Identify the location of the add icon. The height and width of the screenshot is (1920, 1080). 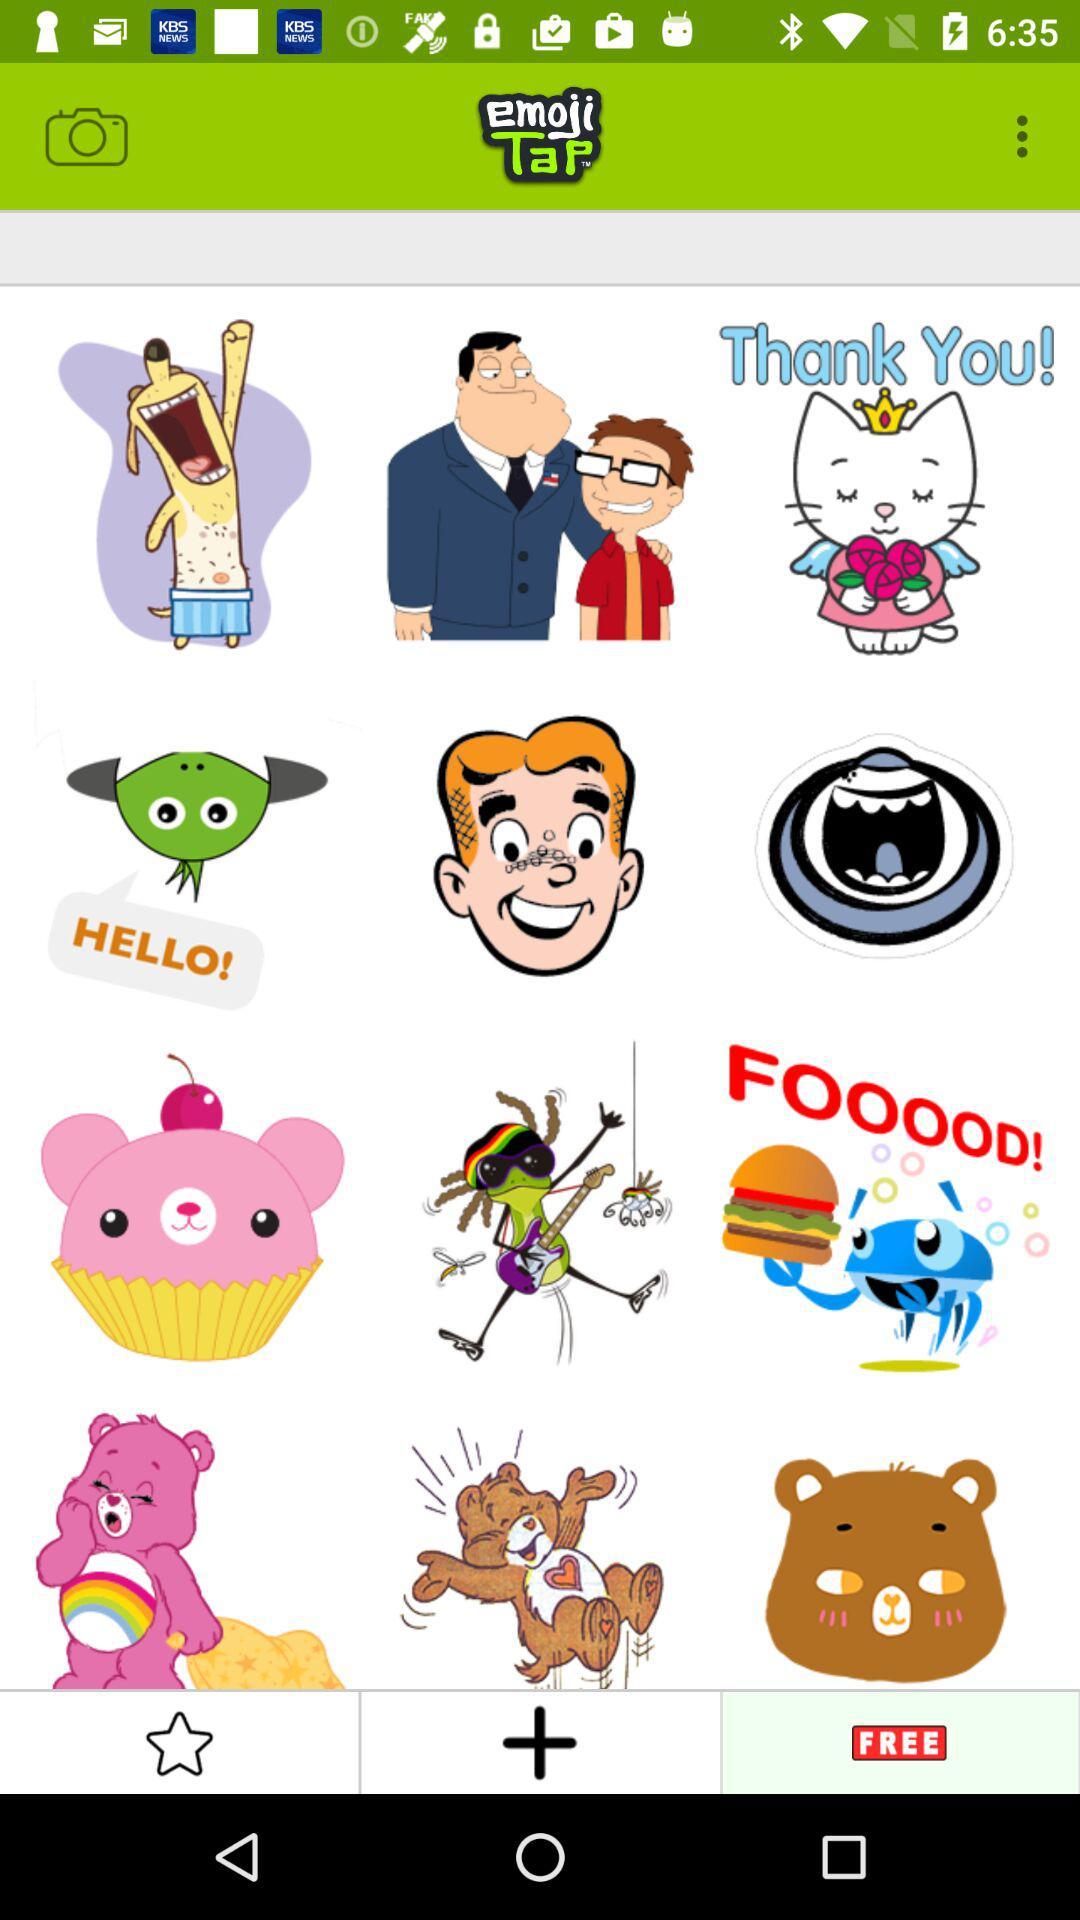
(540, 1741).